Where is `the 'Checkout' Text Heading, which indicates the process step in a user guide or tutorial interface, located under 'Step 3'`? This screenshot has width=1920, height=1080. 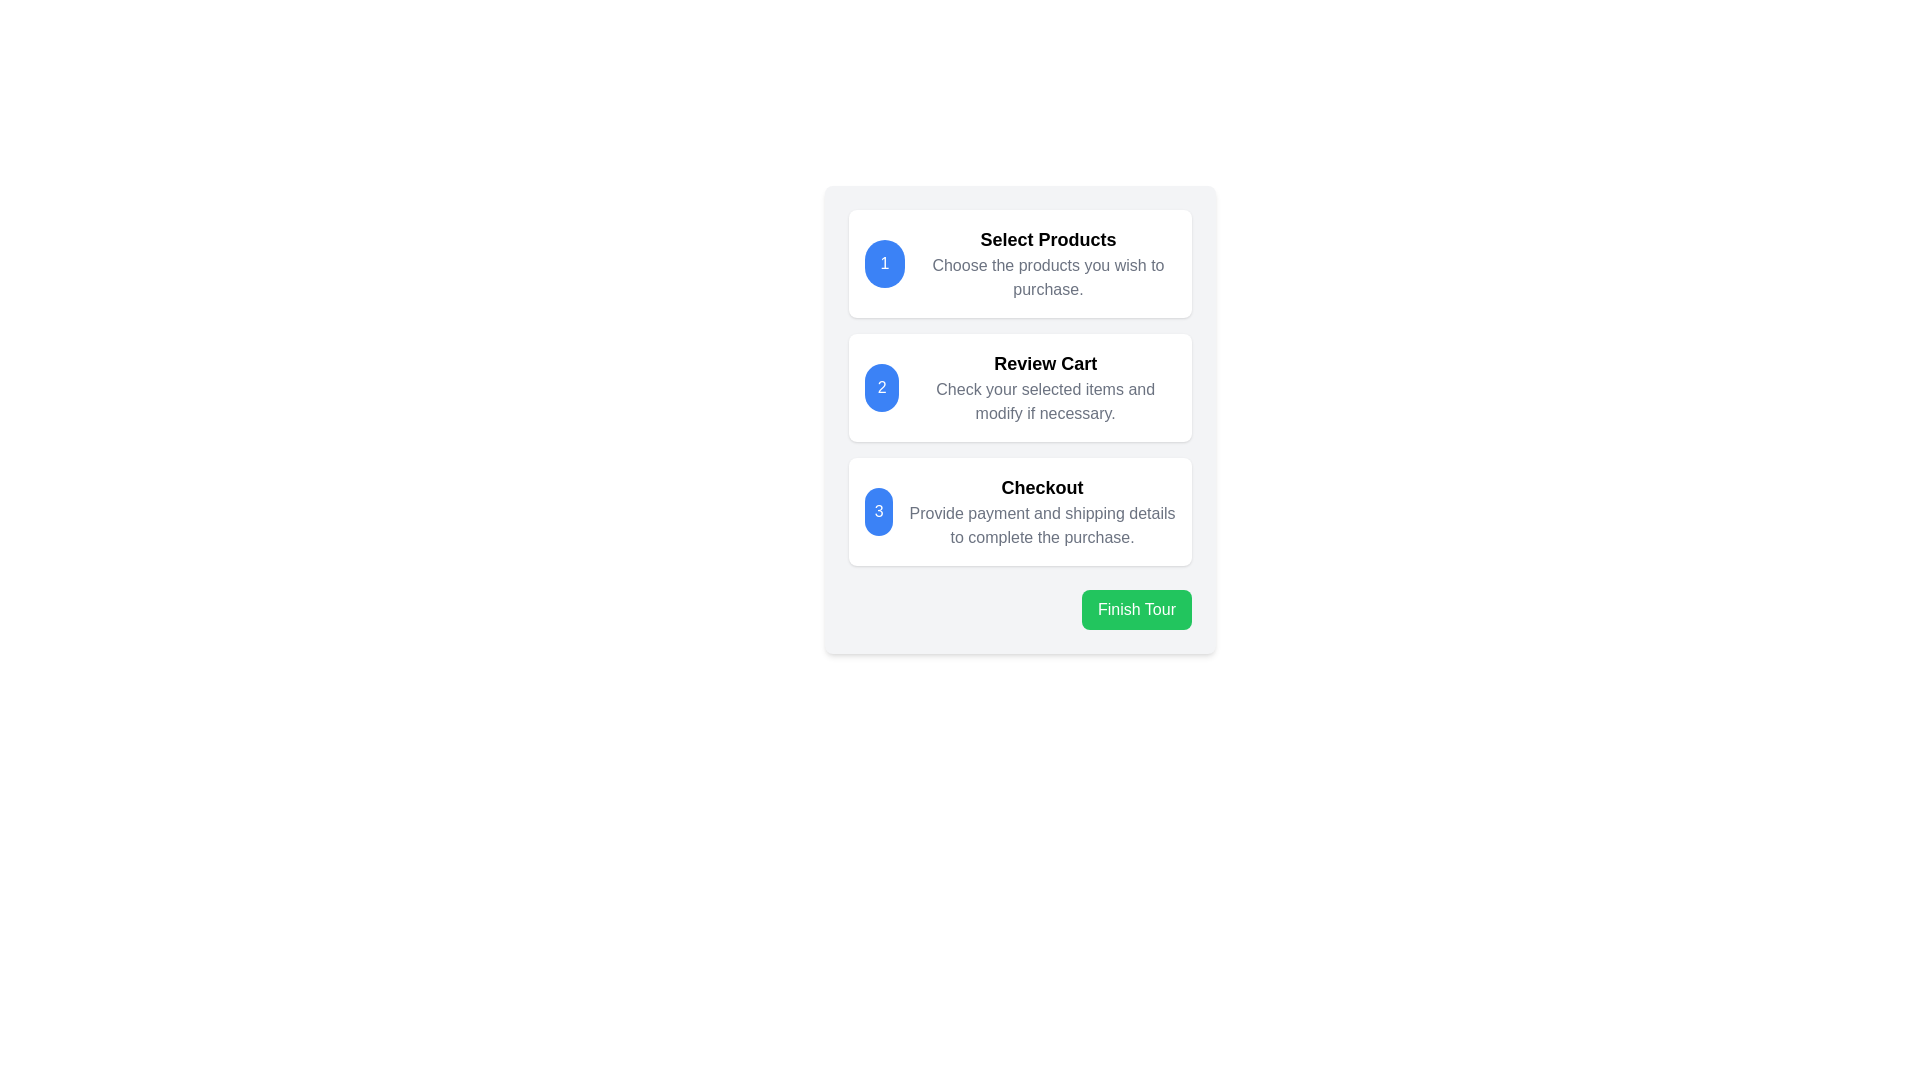 the 'Checkout' Text Heading, which indicates the process step in a user guide or tutorial interface, located under 'Step 3' is located at coordinates (1041, 488).